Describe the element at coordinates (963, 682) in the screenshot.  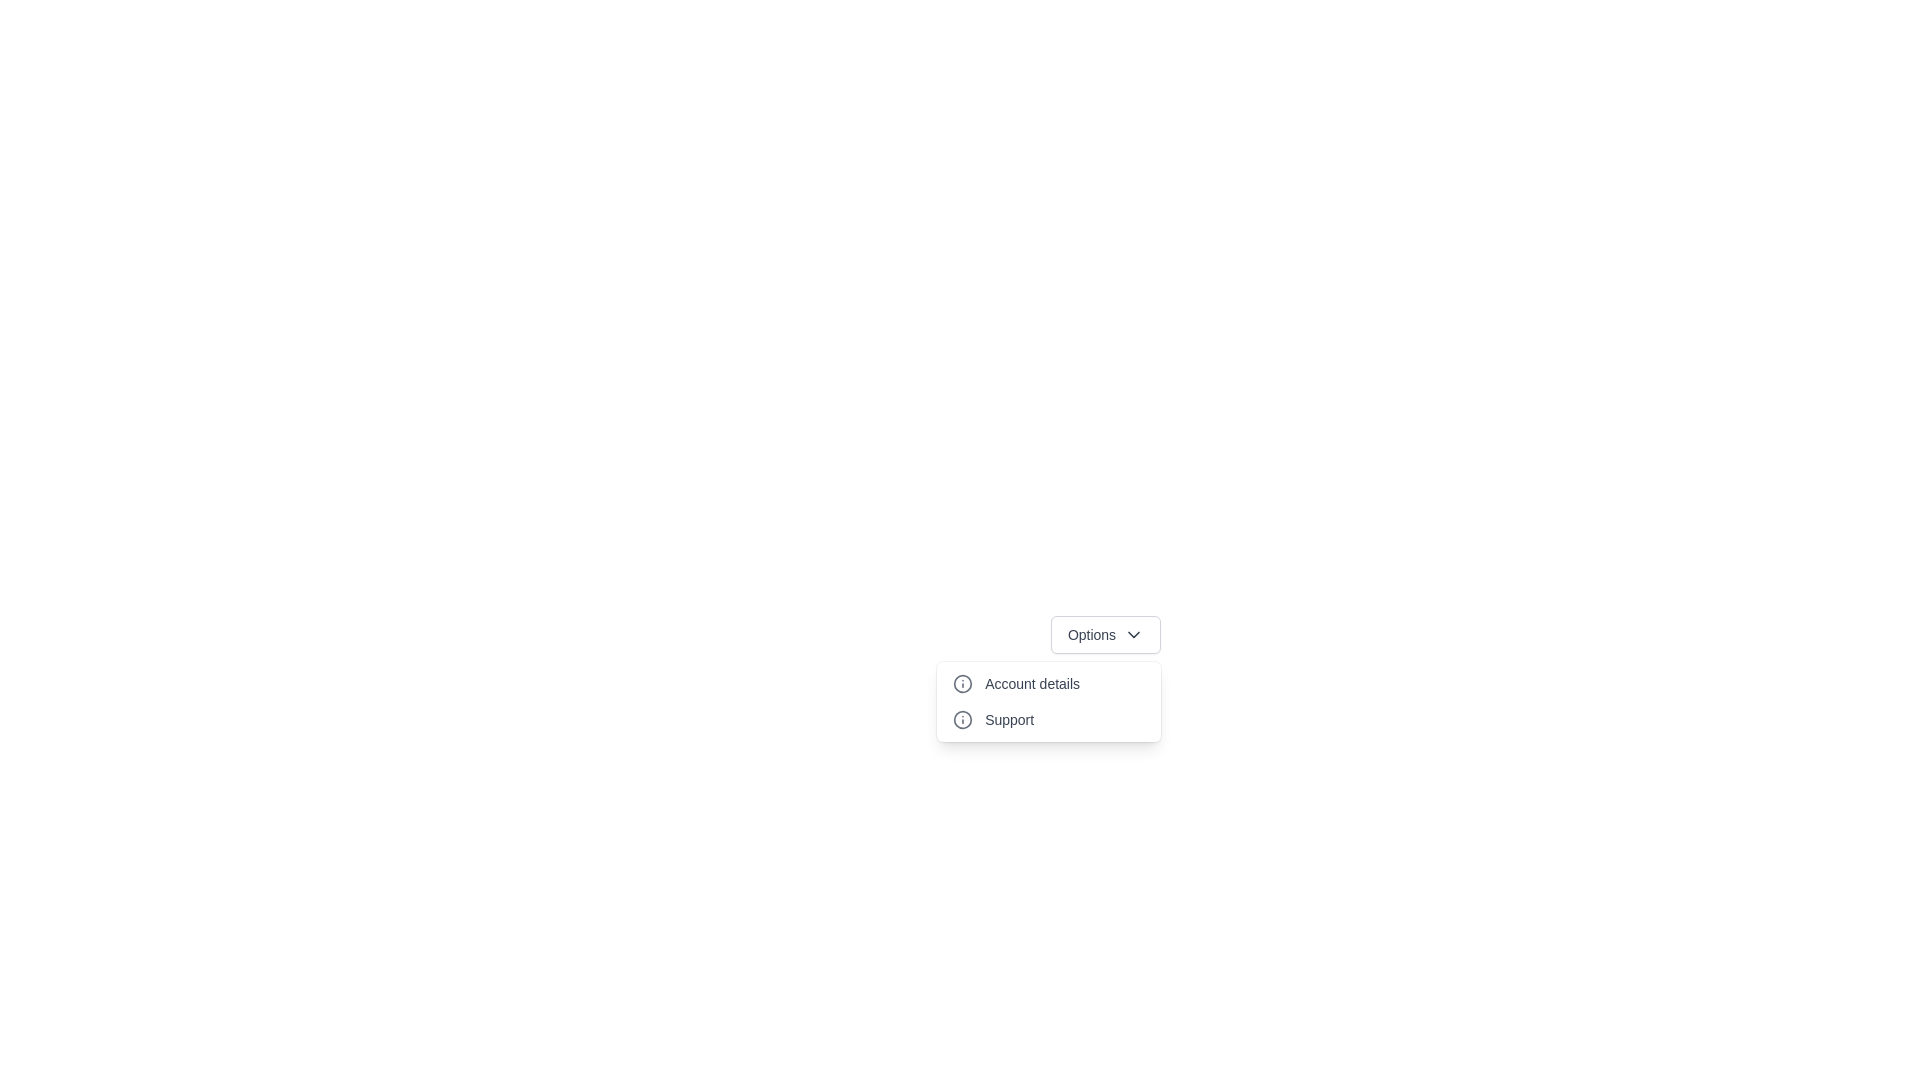
I see `the circular graphic element of the information icon located near the top-left of the 'Support' menu entry` at that location.